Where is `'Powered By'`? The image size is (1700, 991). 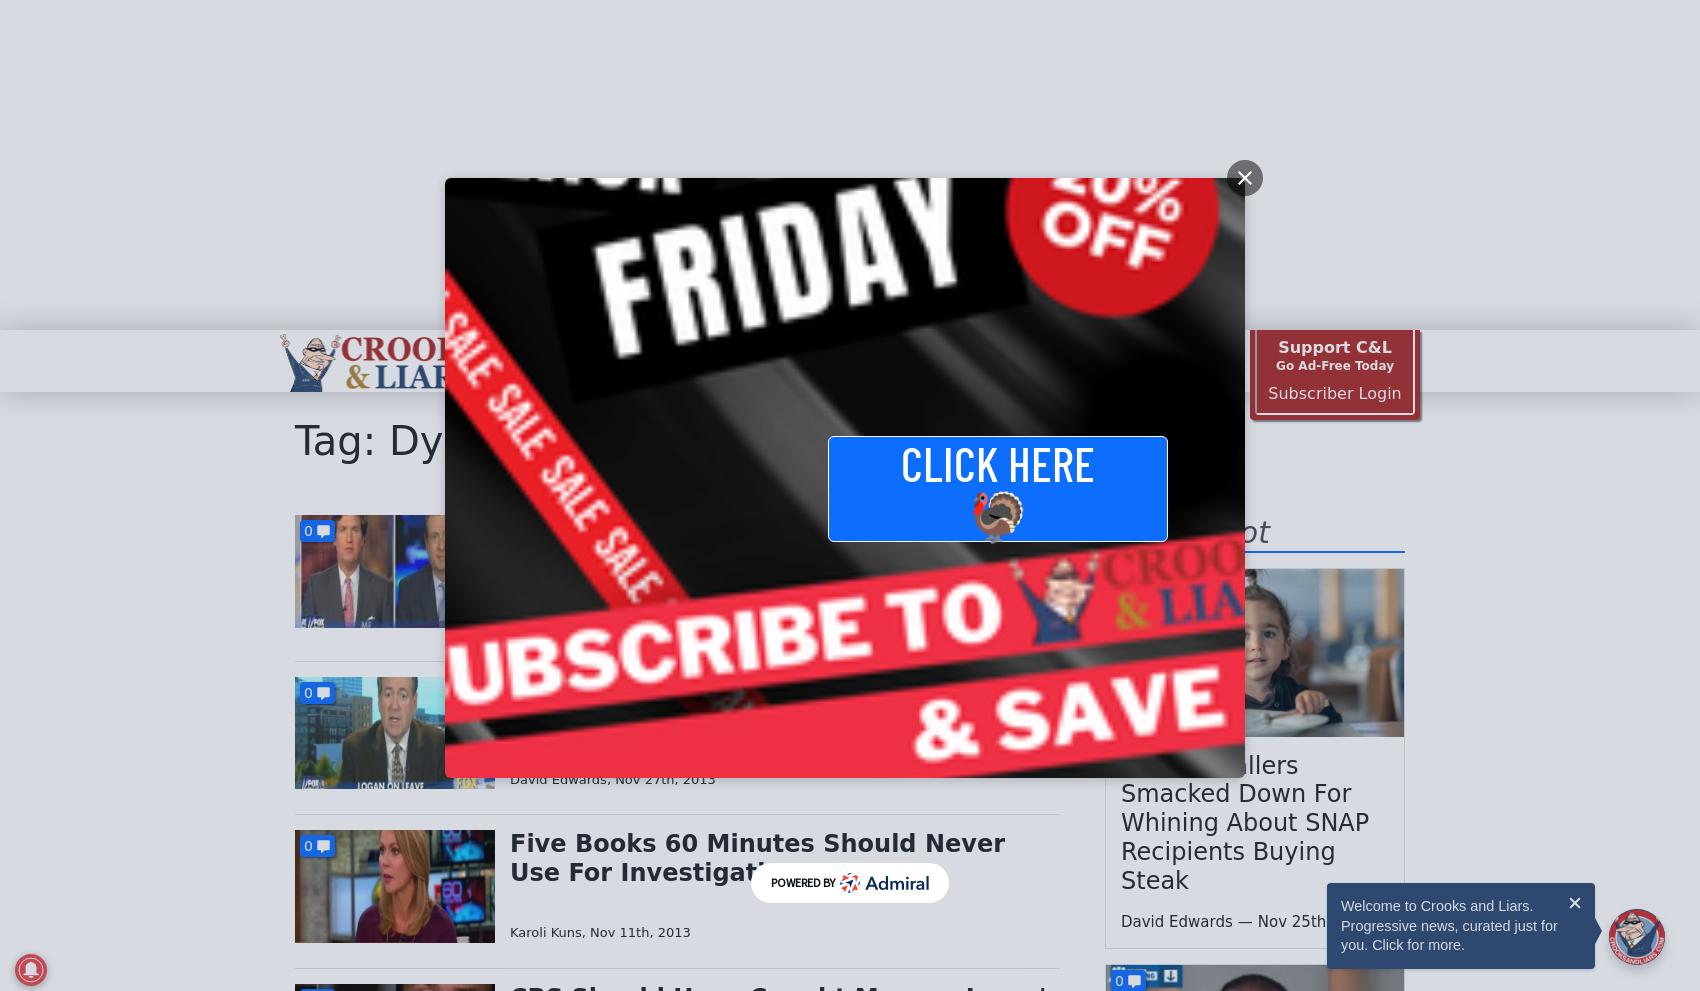
'Powered By' is located at coordinates (769, 881).